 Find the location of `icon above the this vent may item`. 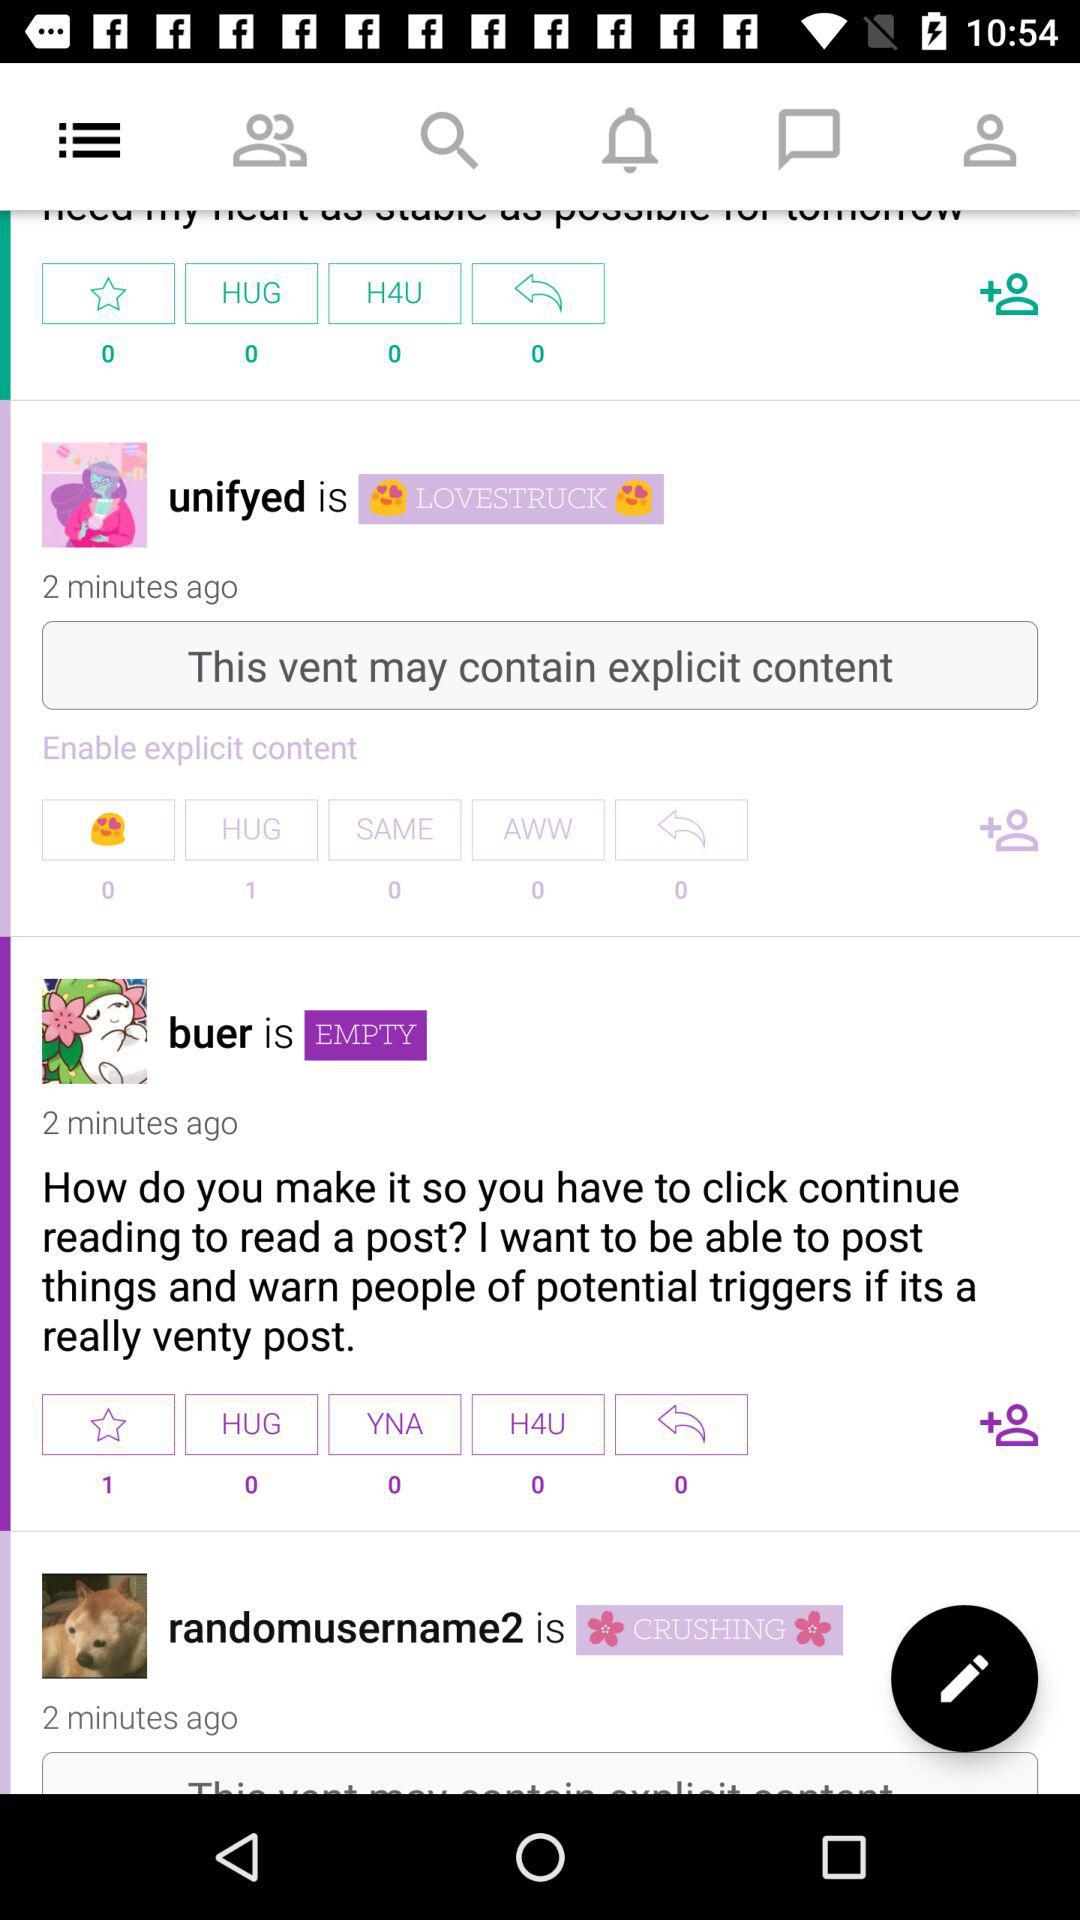

icon above the this vent may item is located at coordinates (963, 1678).